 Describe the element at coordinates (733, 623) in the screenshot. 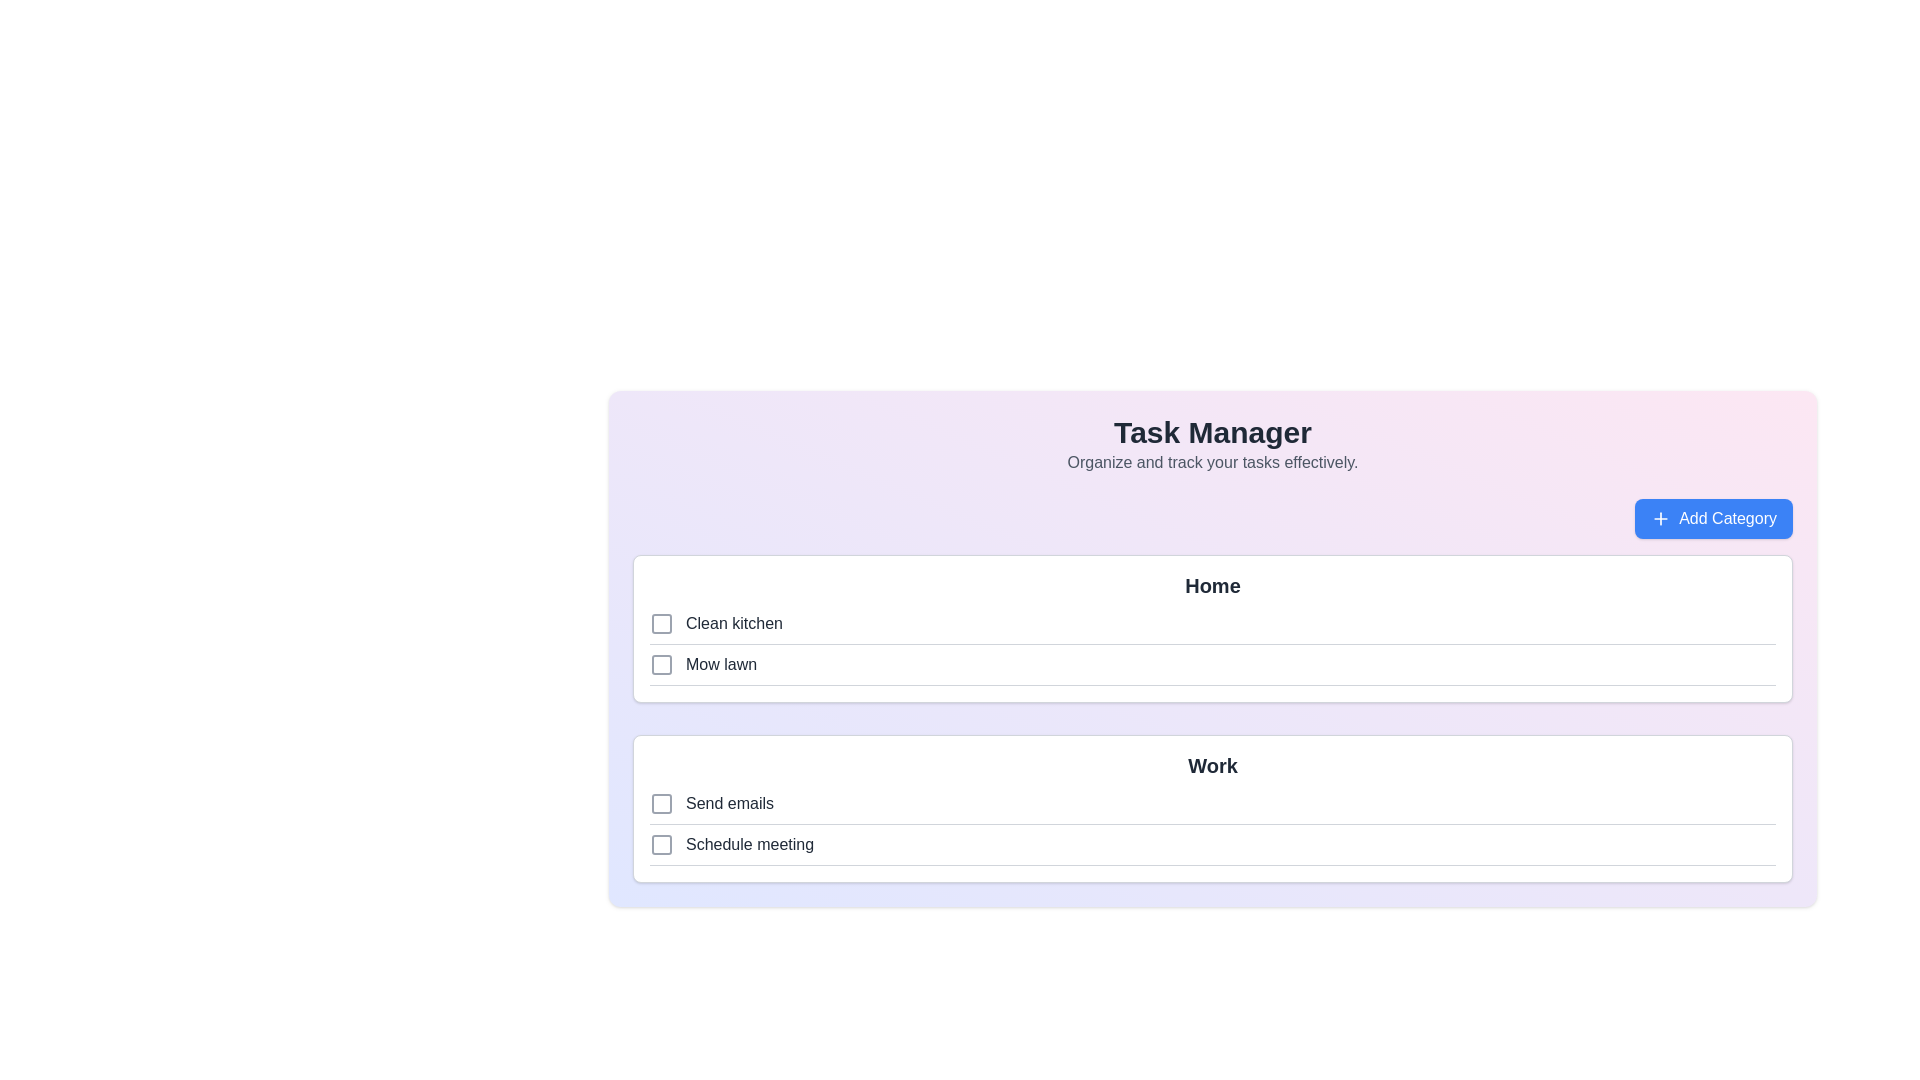

I see `the 'Clean kitchen' label in the first row of the 'Home' section to focus on it` at that location.